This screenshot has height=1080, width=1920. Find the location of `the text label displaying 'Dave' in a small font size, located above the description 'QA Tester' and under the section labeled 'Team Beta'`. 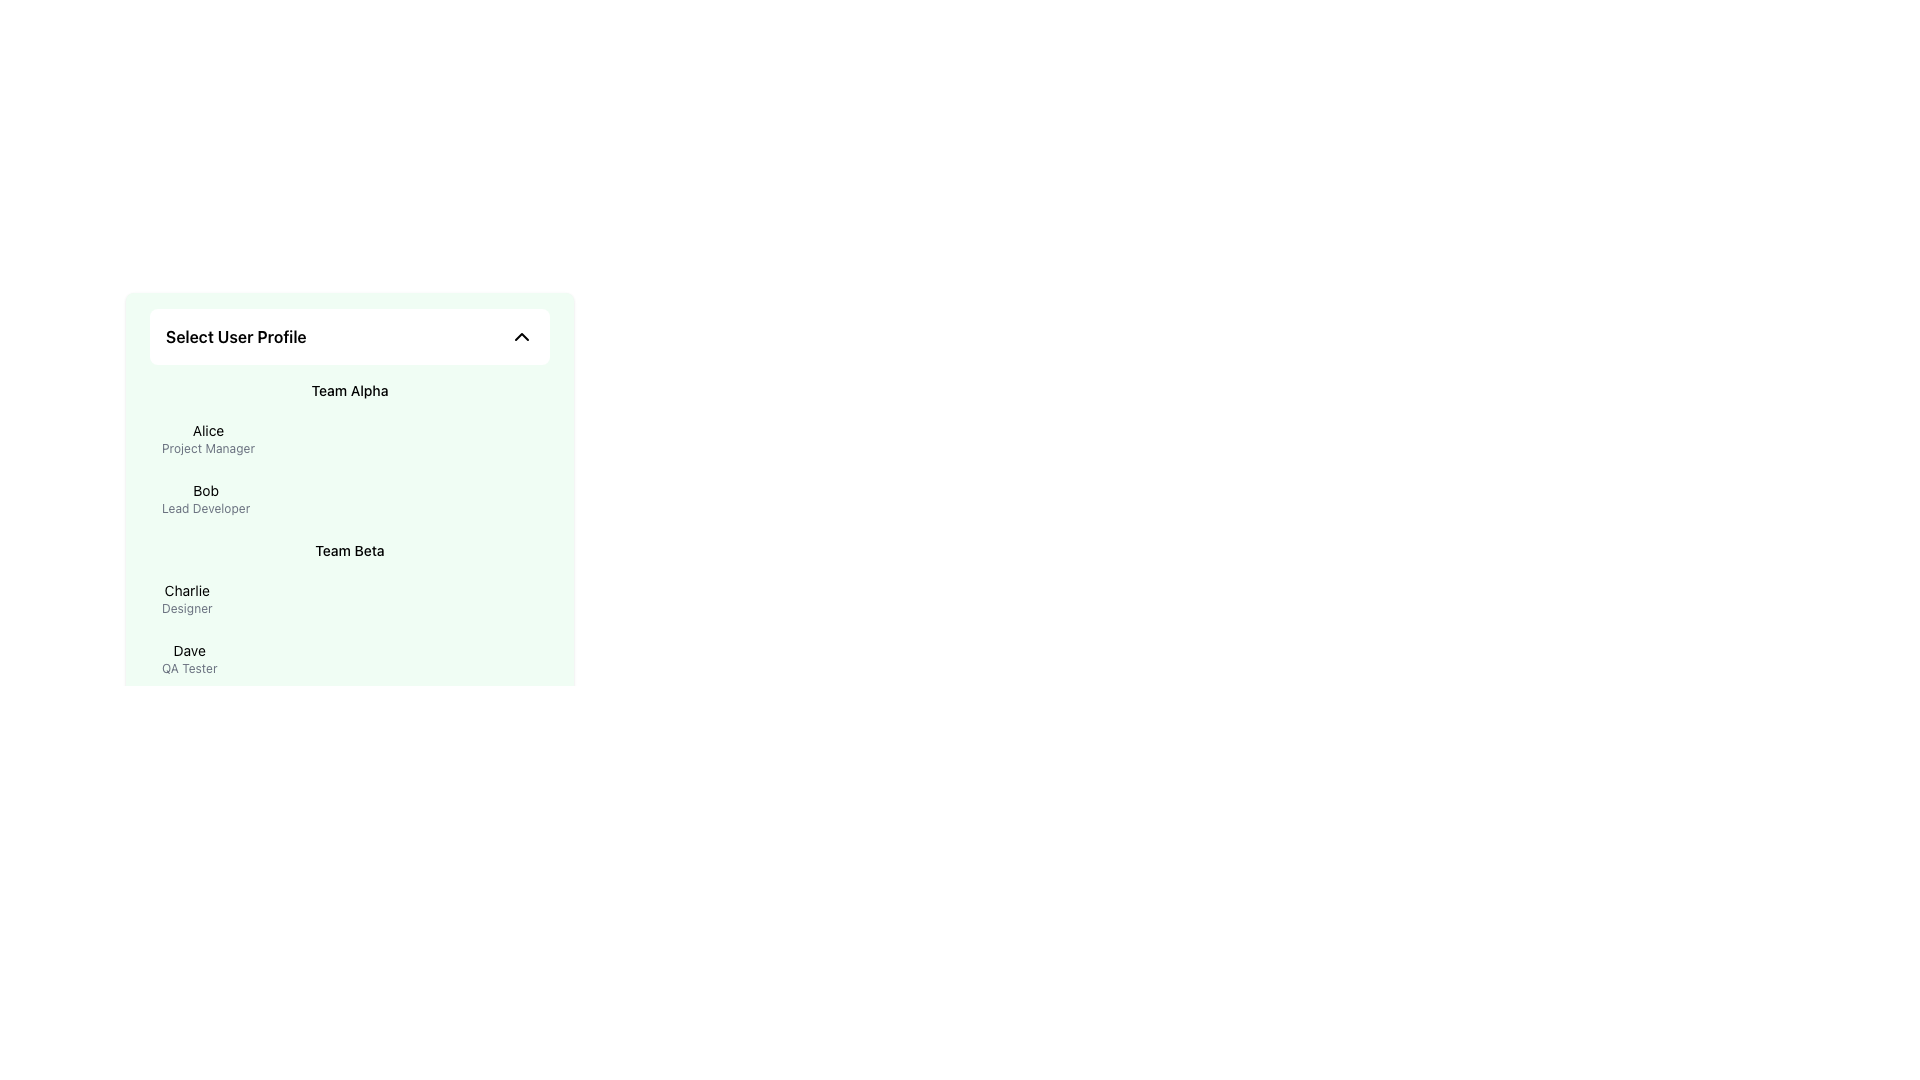

the text label displaying 'Dave' in a small font size, located above the description 'QA Tester' and under the section labeled 'Team Beta' is located at coordinates (189, 651).